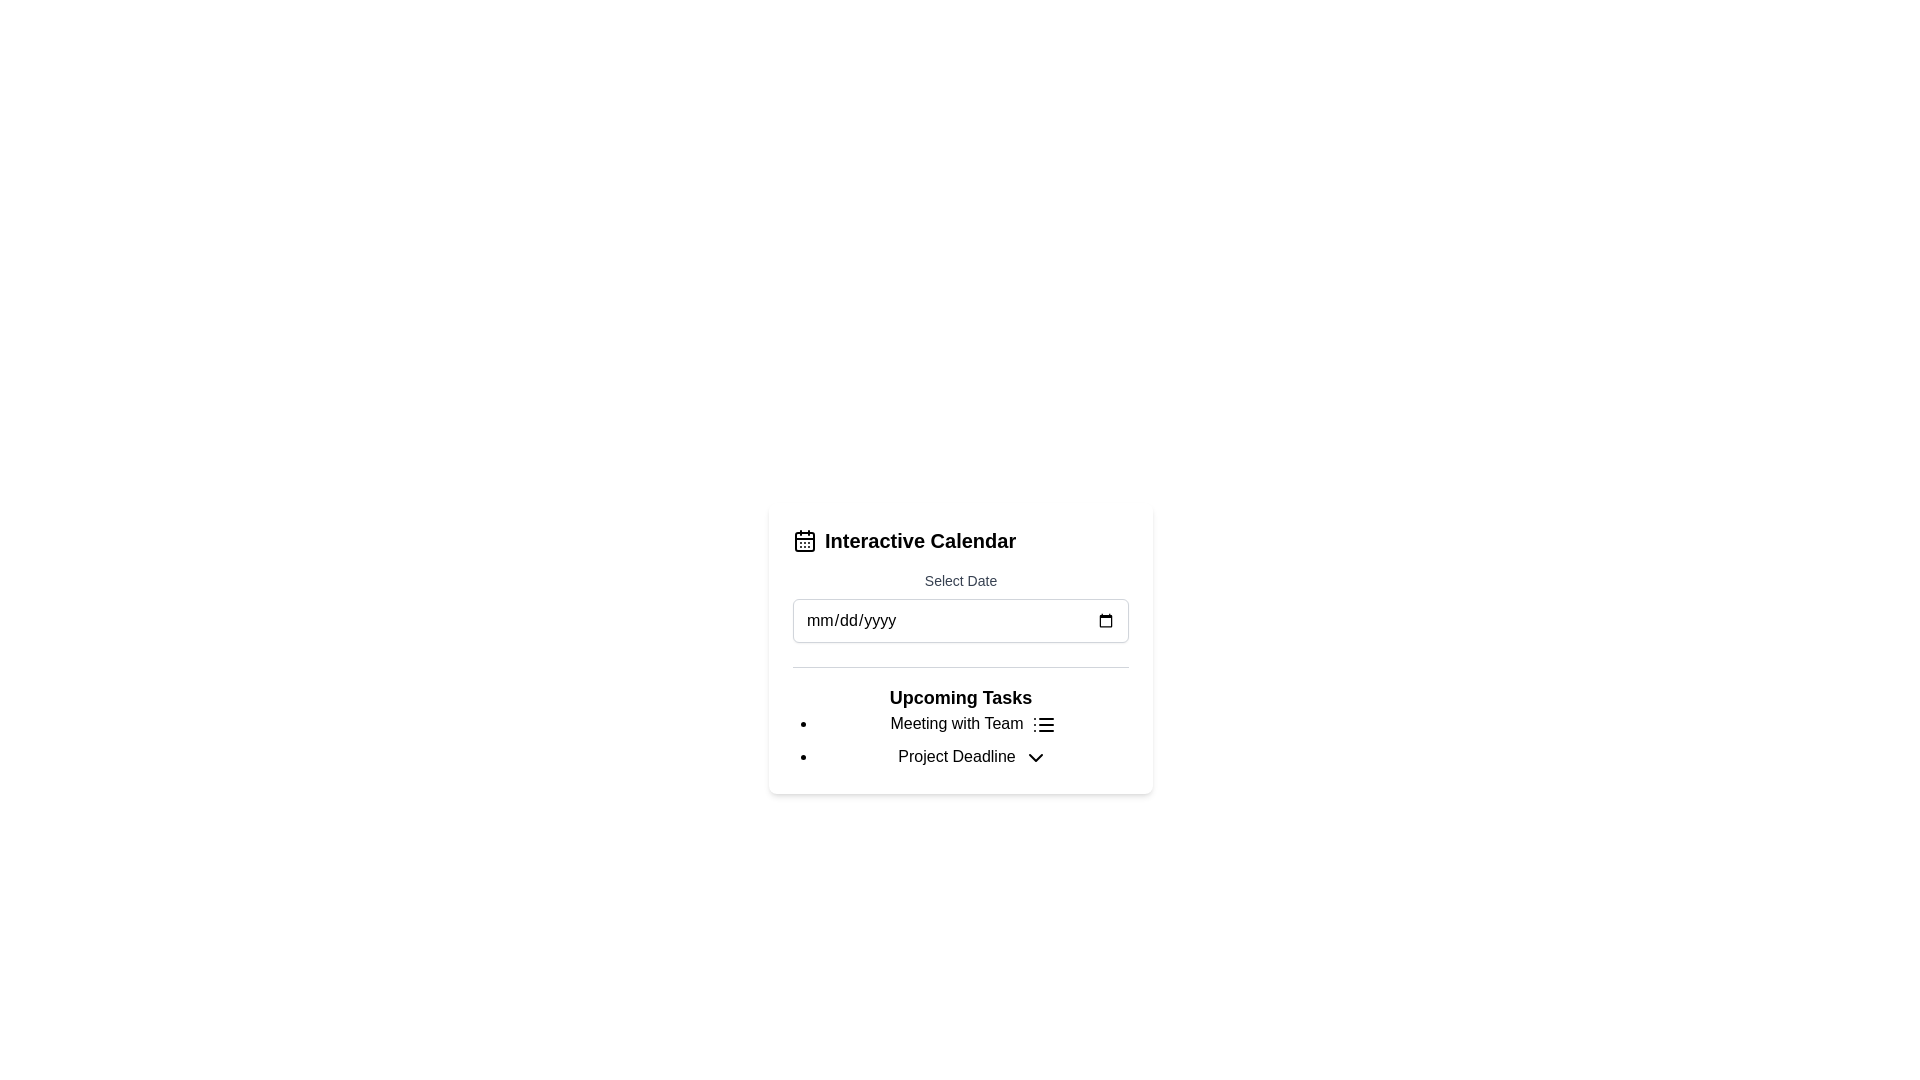 The height and width of the screenshot is (1080, 1920). What do you see at coordinates (805, 540) in the screenshot?
I see `the calendar icon located to the left of the text 'Interactive Calendar' in the top section of the interface` at bounding box center [805, 540].